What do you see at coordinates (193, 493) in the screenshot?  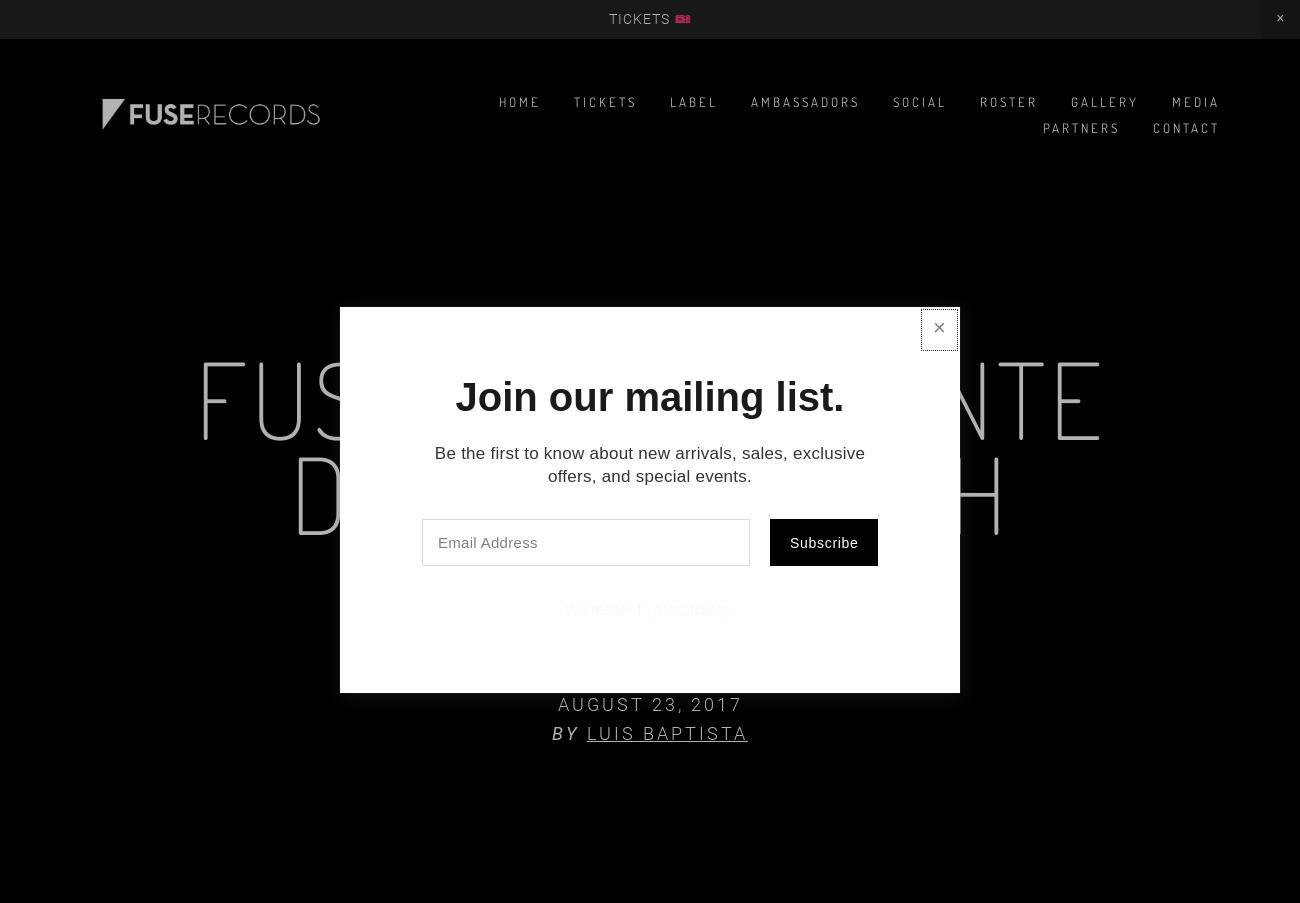 I see `'Fuse Sunset Fonte da Telha - 19th August'` at bounding box center [193, 493].